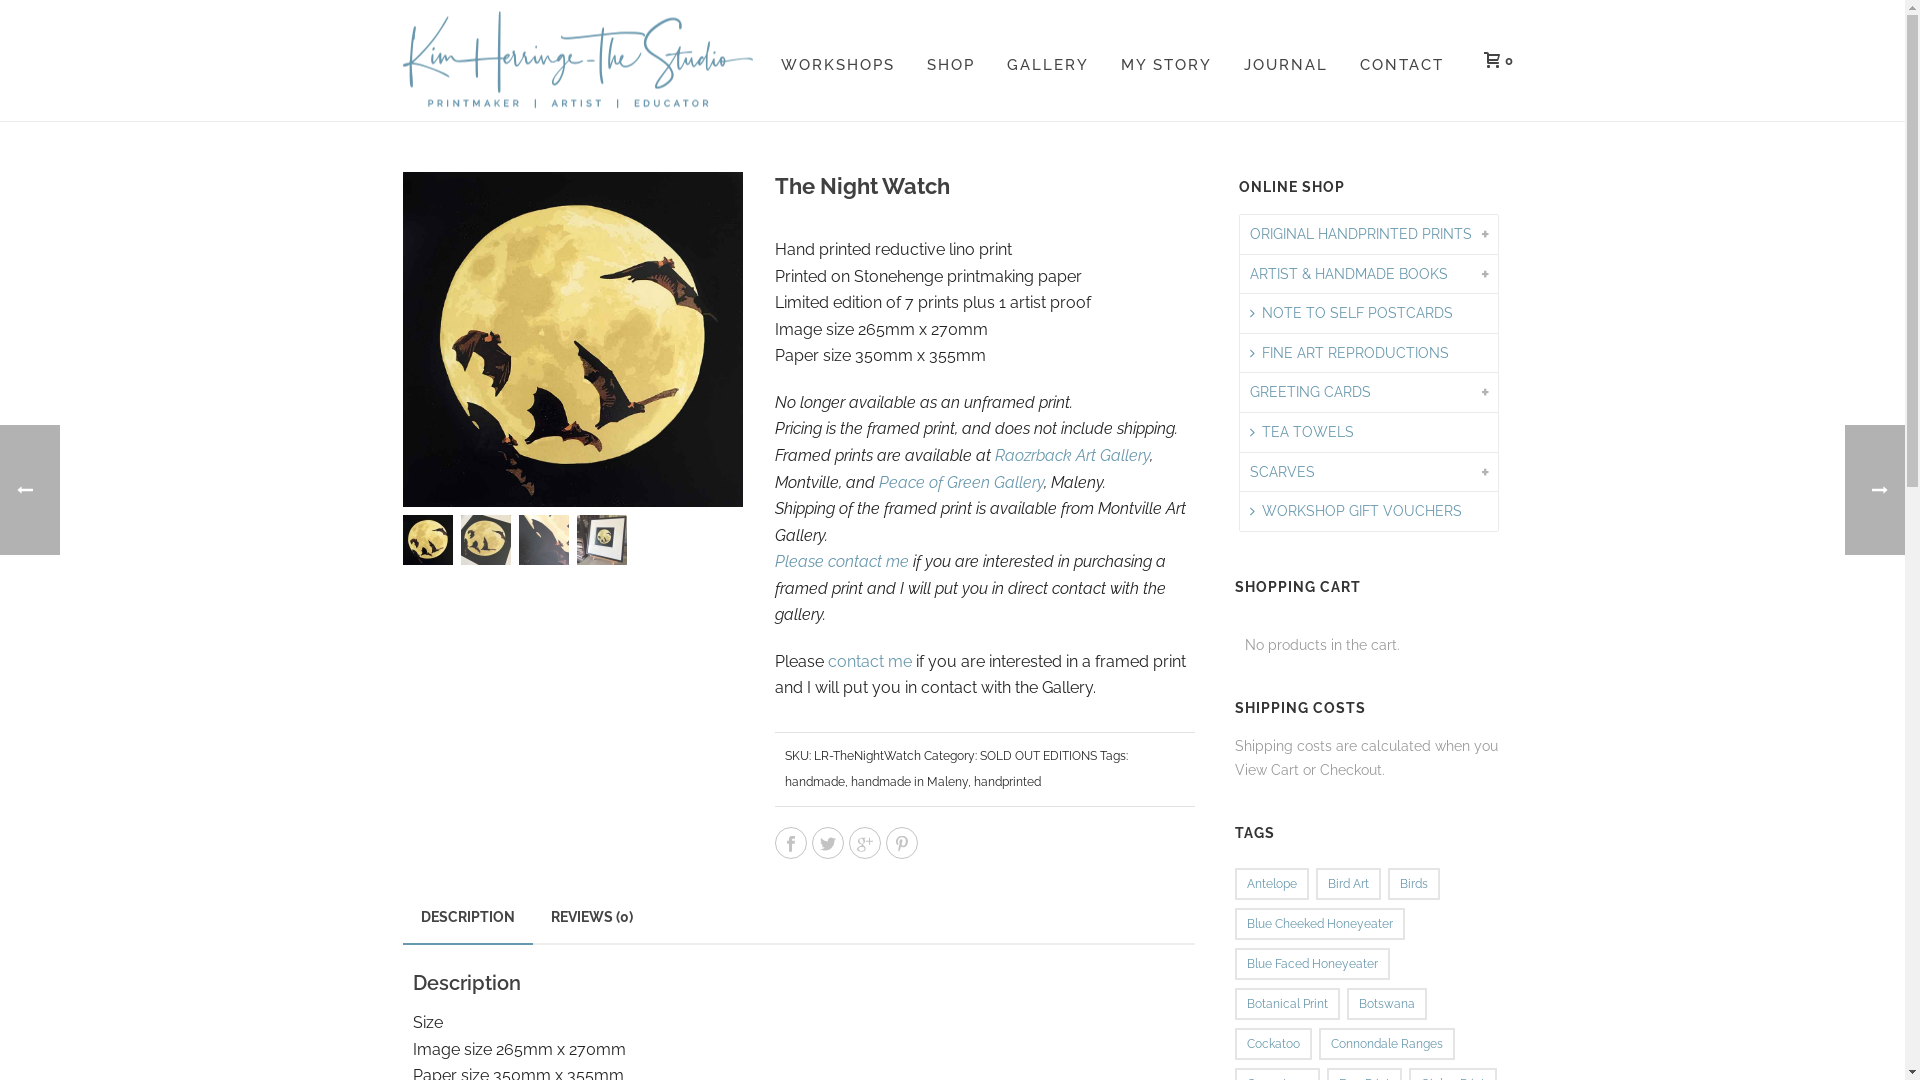 Image resolution: width=1920 pixels, height=1080 pixels. What do you see at coordinates (1386, 1003) in the screenshot?
I see `'Botswana'` at bounding box center [1386, 1003].